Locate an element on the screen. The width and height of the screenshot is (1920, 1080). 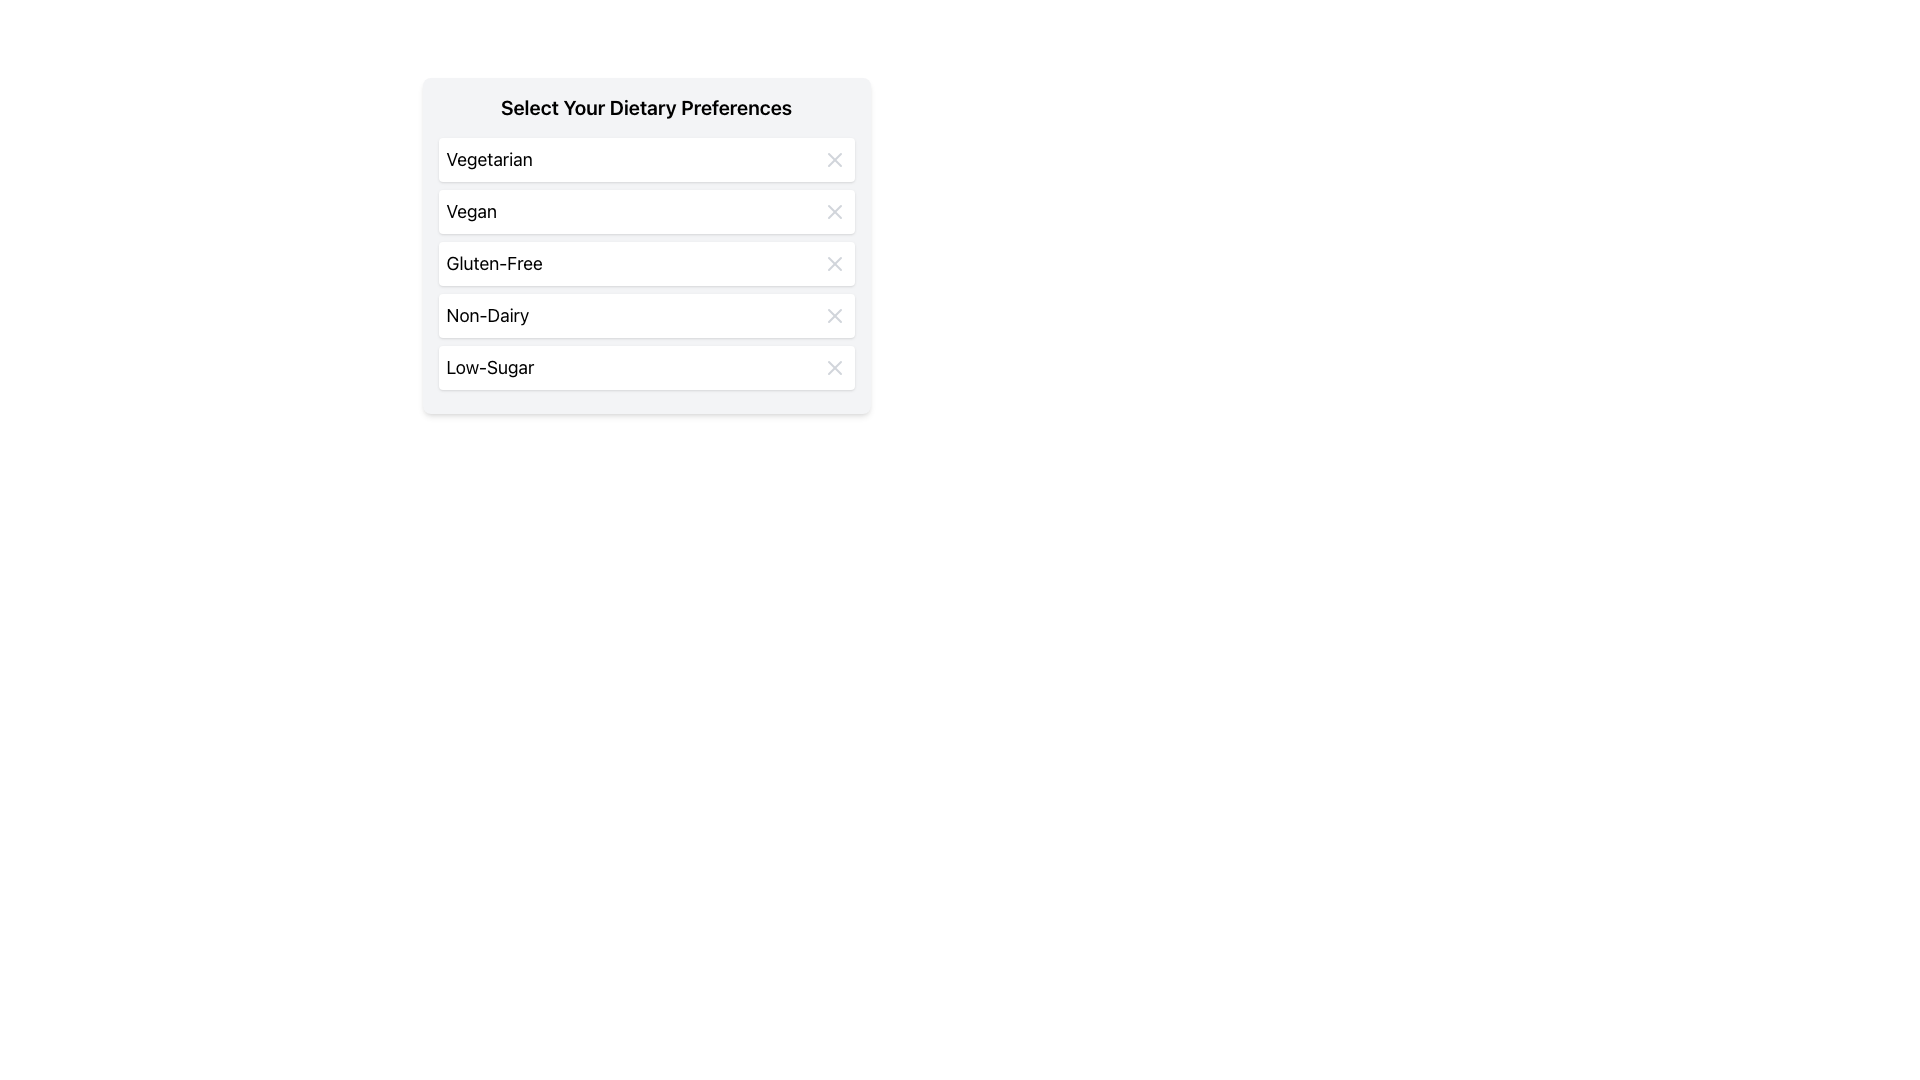
the small gray outlined button with a diagonal cross ('X') shape located to the far right of the 'Low-Sugar' dietary preference row in the 'Select Your Dietary Preferences' section is located at coordinates (834, 367).